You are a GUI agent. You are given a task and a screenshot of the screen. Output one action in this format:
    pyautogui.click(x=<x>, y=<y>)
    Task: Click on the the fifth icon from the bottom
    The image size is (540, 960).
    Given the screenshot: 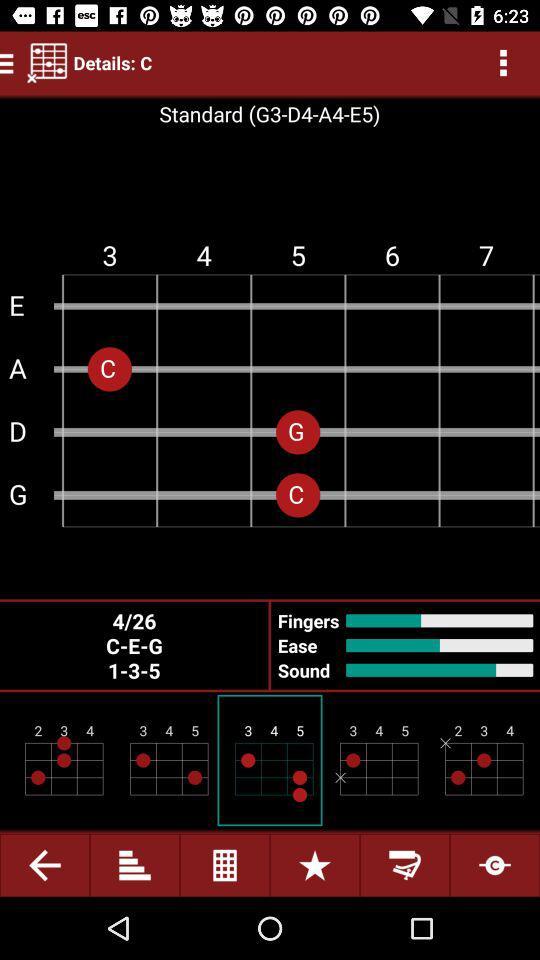 What is the action you would take?
    pyautogui.click(x=405, y=864)
    